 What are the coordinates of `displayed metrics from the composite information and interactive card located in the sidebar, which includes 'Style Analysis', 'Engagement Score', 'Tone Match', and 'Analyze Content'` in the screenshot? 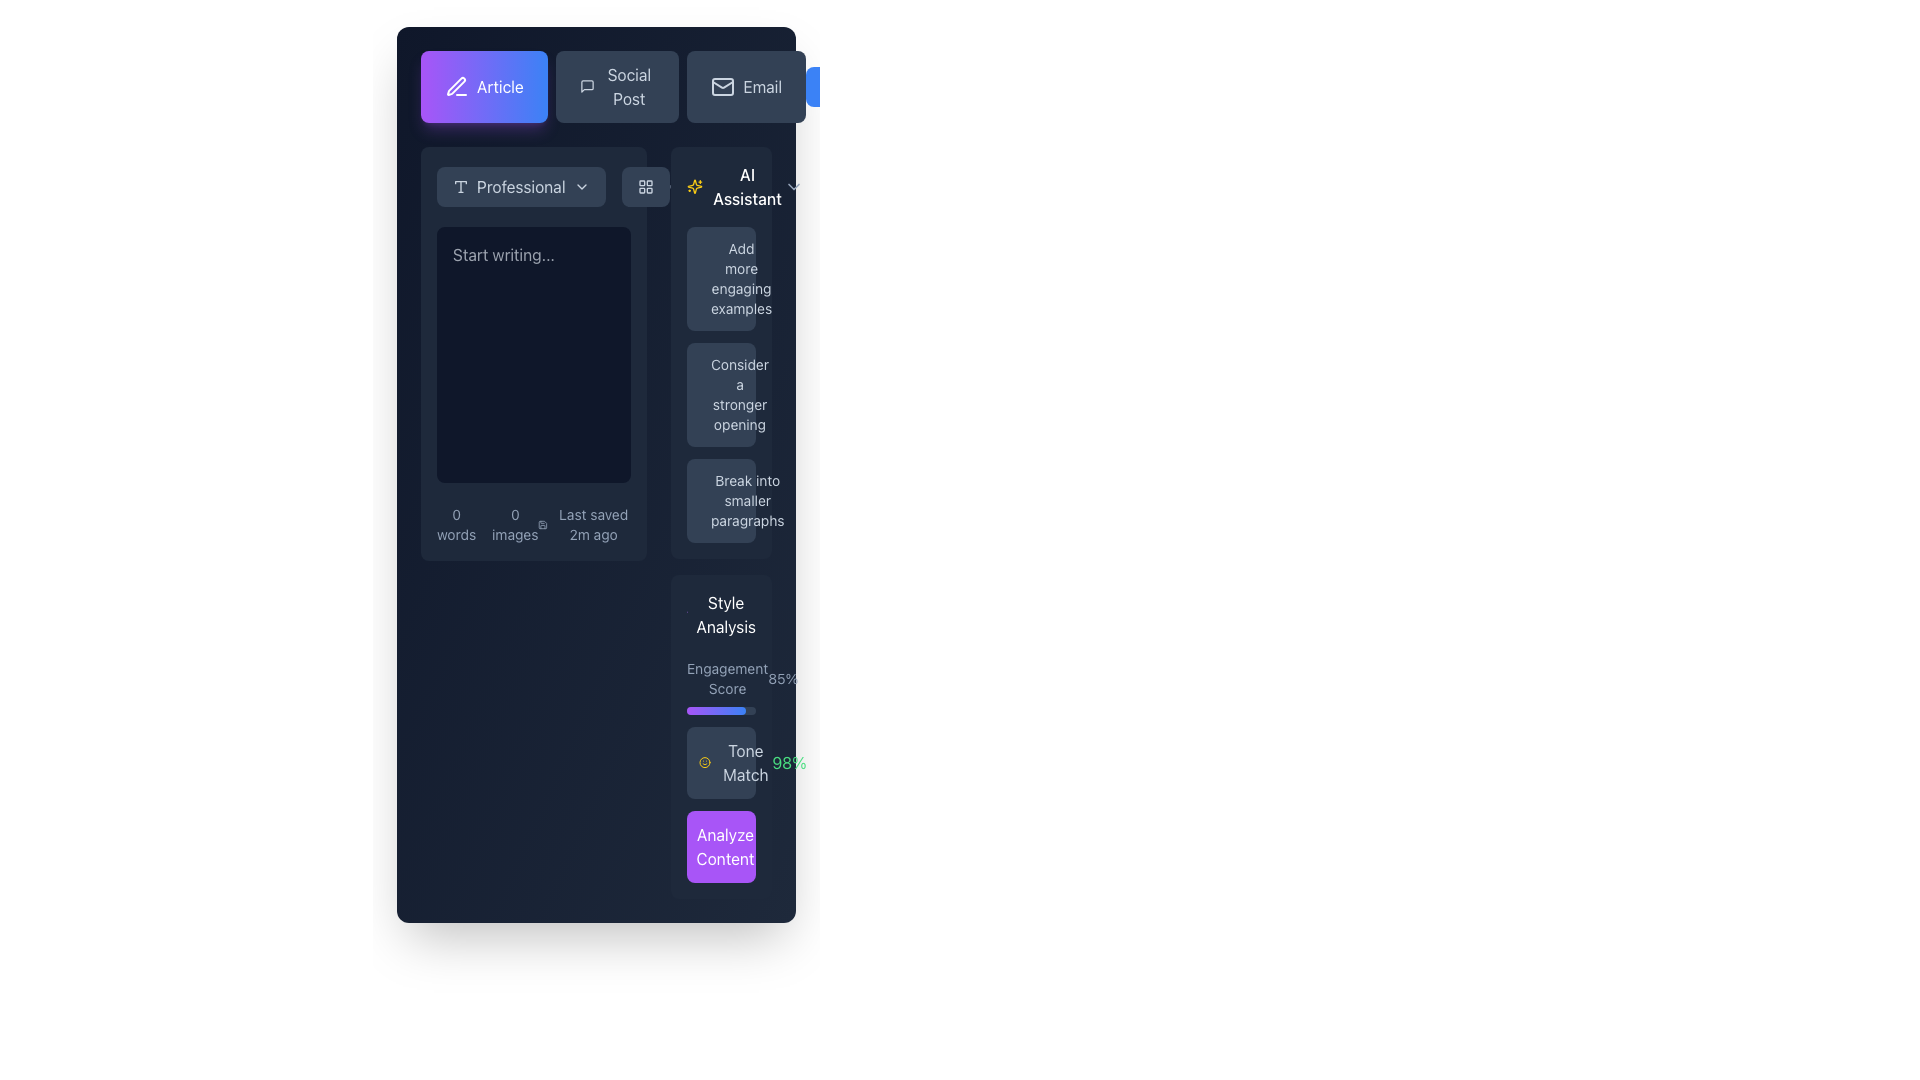 It's located at (720, 736).